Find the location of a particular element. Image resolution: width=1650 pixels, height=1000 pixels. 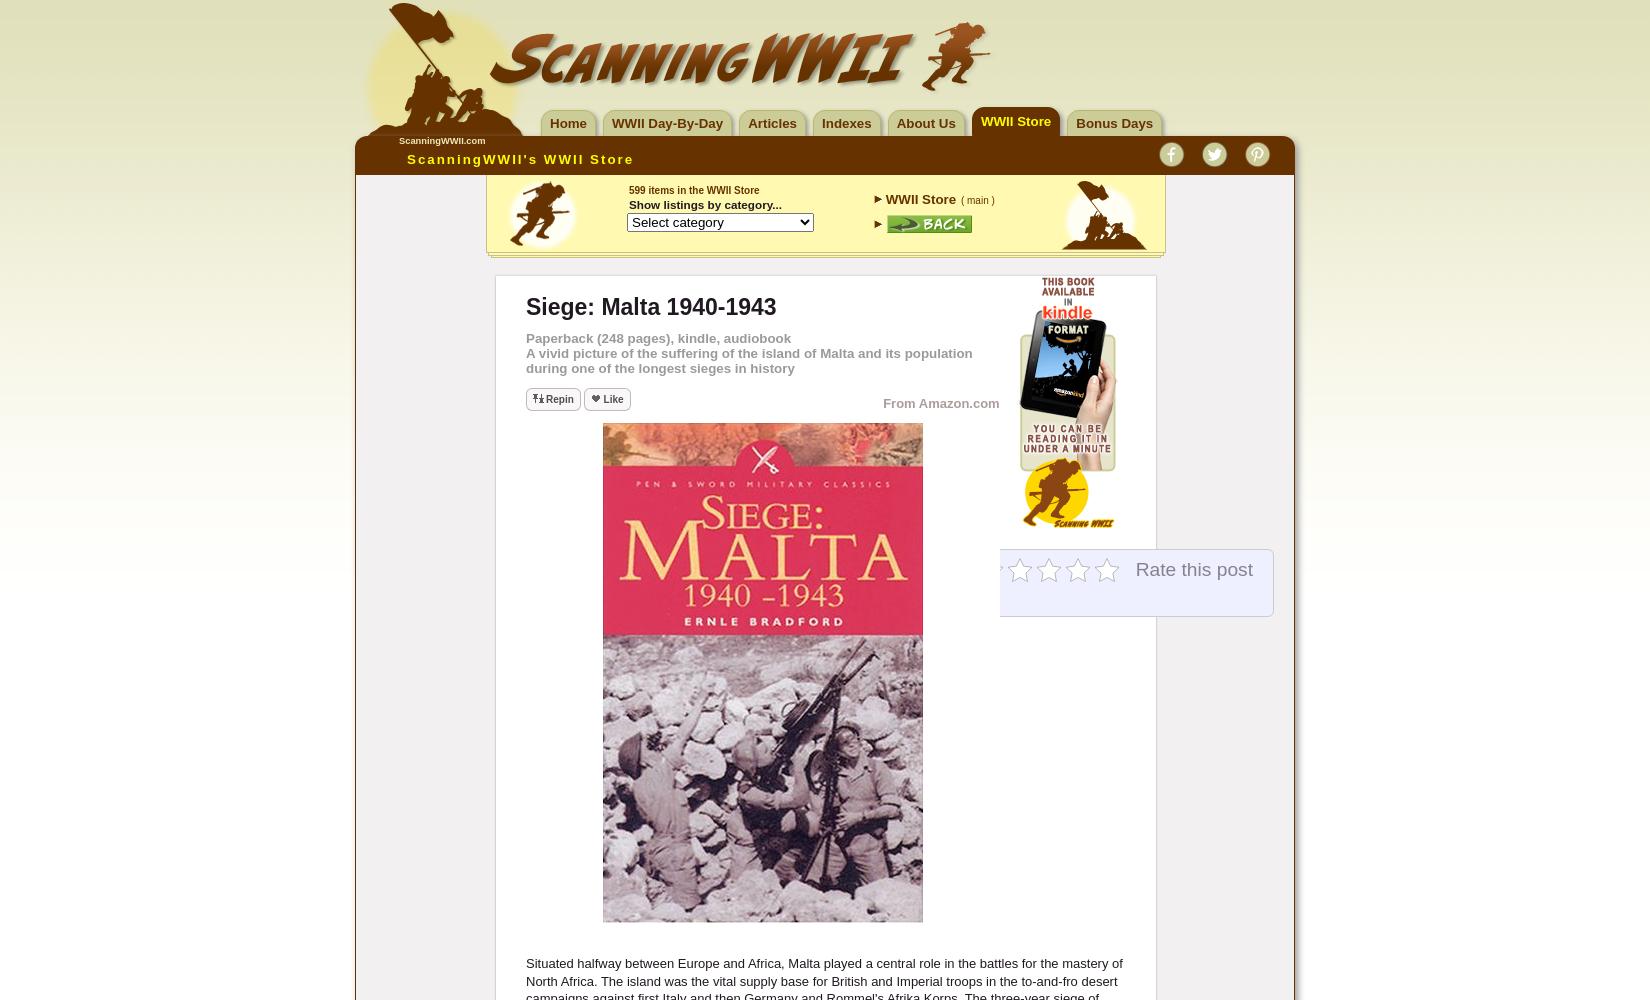

'A vivid picture of the suffering of the island of Malta and its population during one of the longest sieges in history' is located at coordinates (525, 360).